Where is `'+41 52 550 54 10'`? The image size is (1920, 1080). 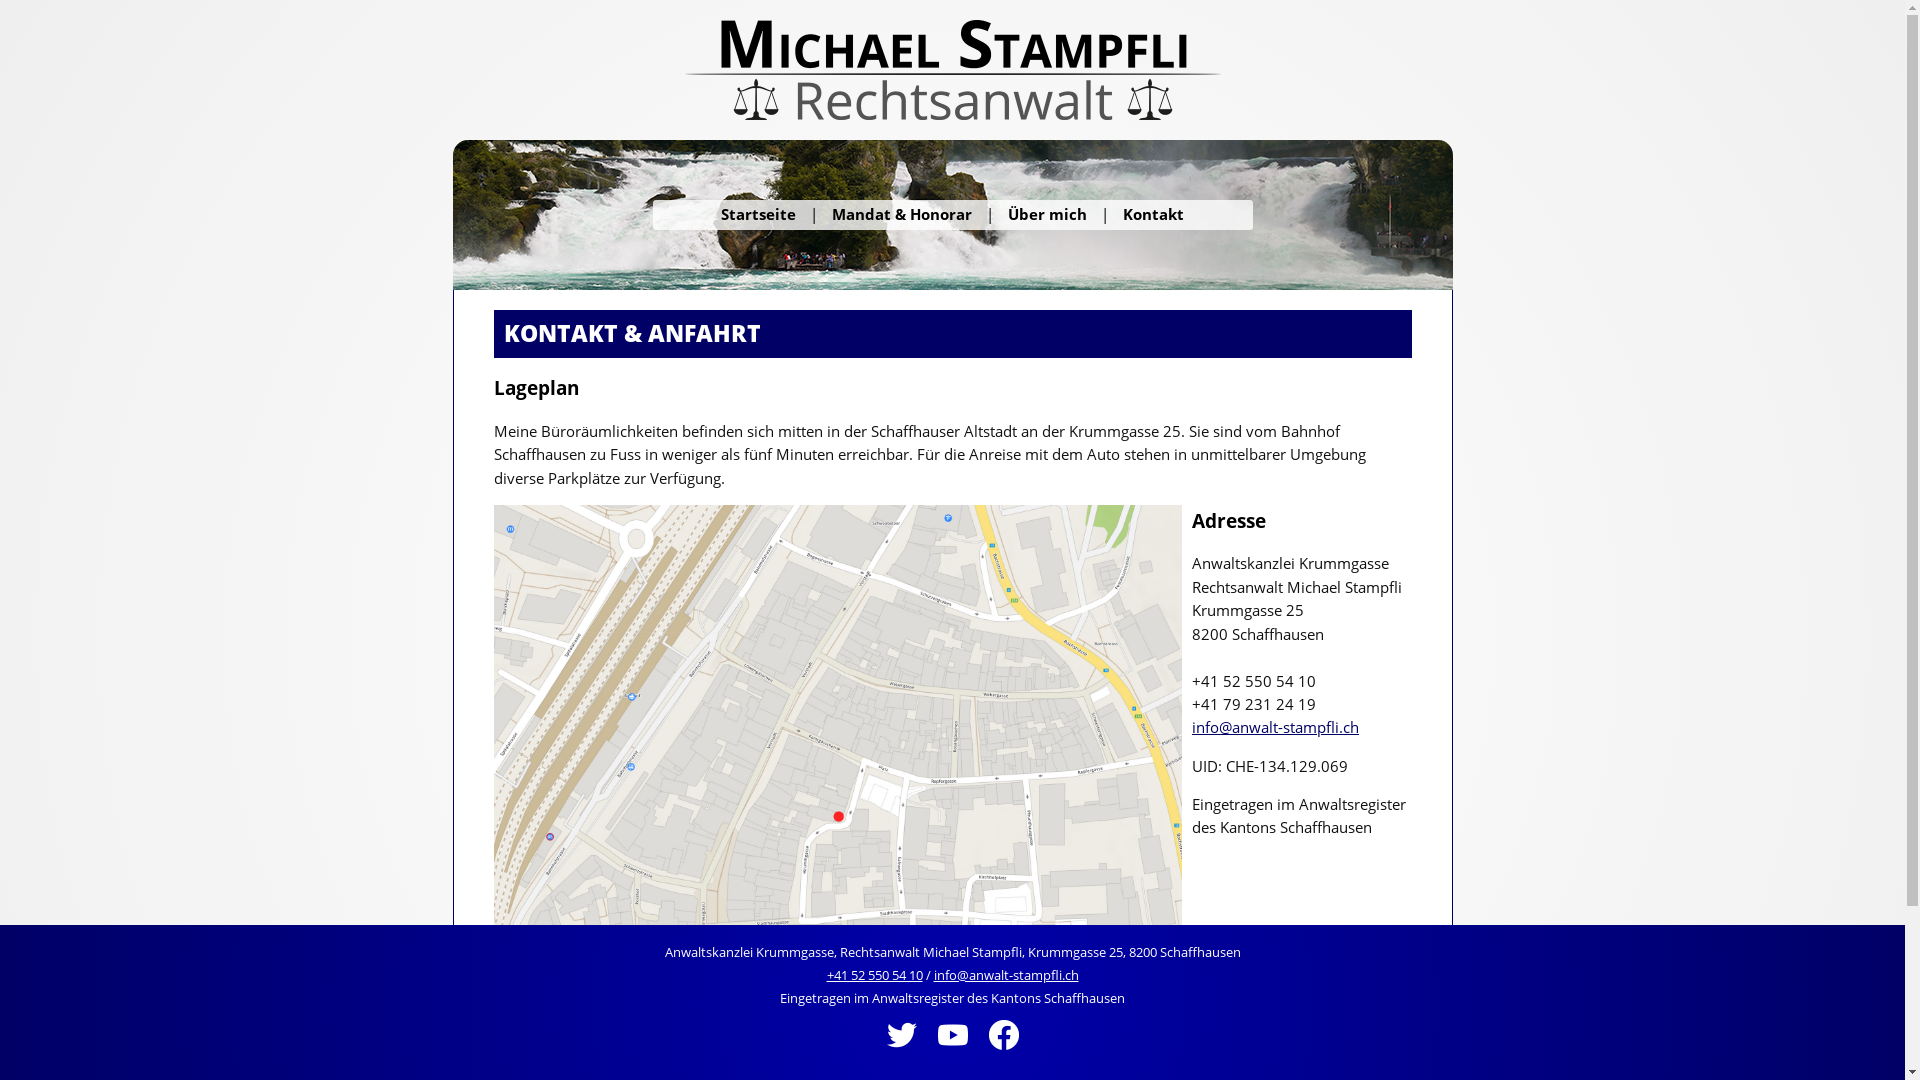
'+41 52 550 54 10' is located at coordinates (873, 974).